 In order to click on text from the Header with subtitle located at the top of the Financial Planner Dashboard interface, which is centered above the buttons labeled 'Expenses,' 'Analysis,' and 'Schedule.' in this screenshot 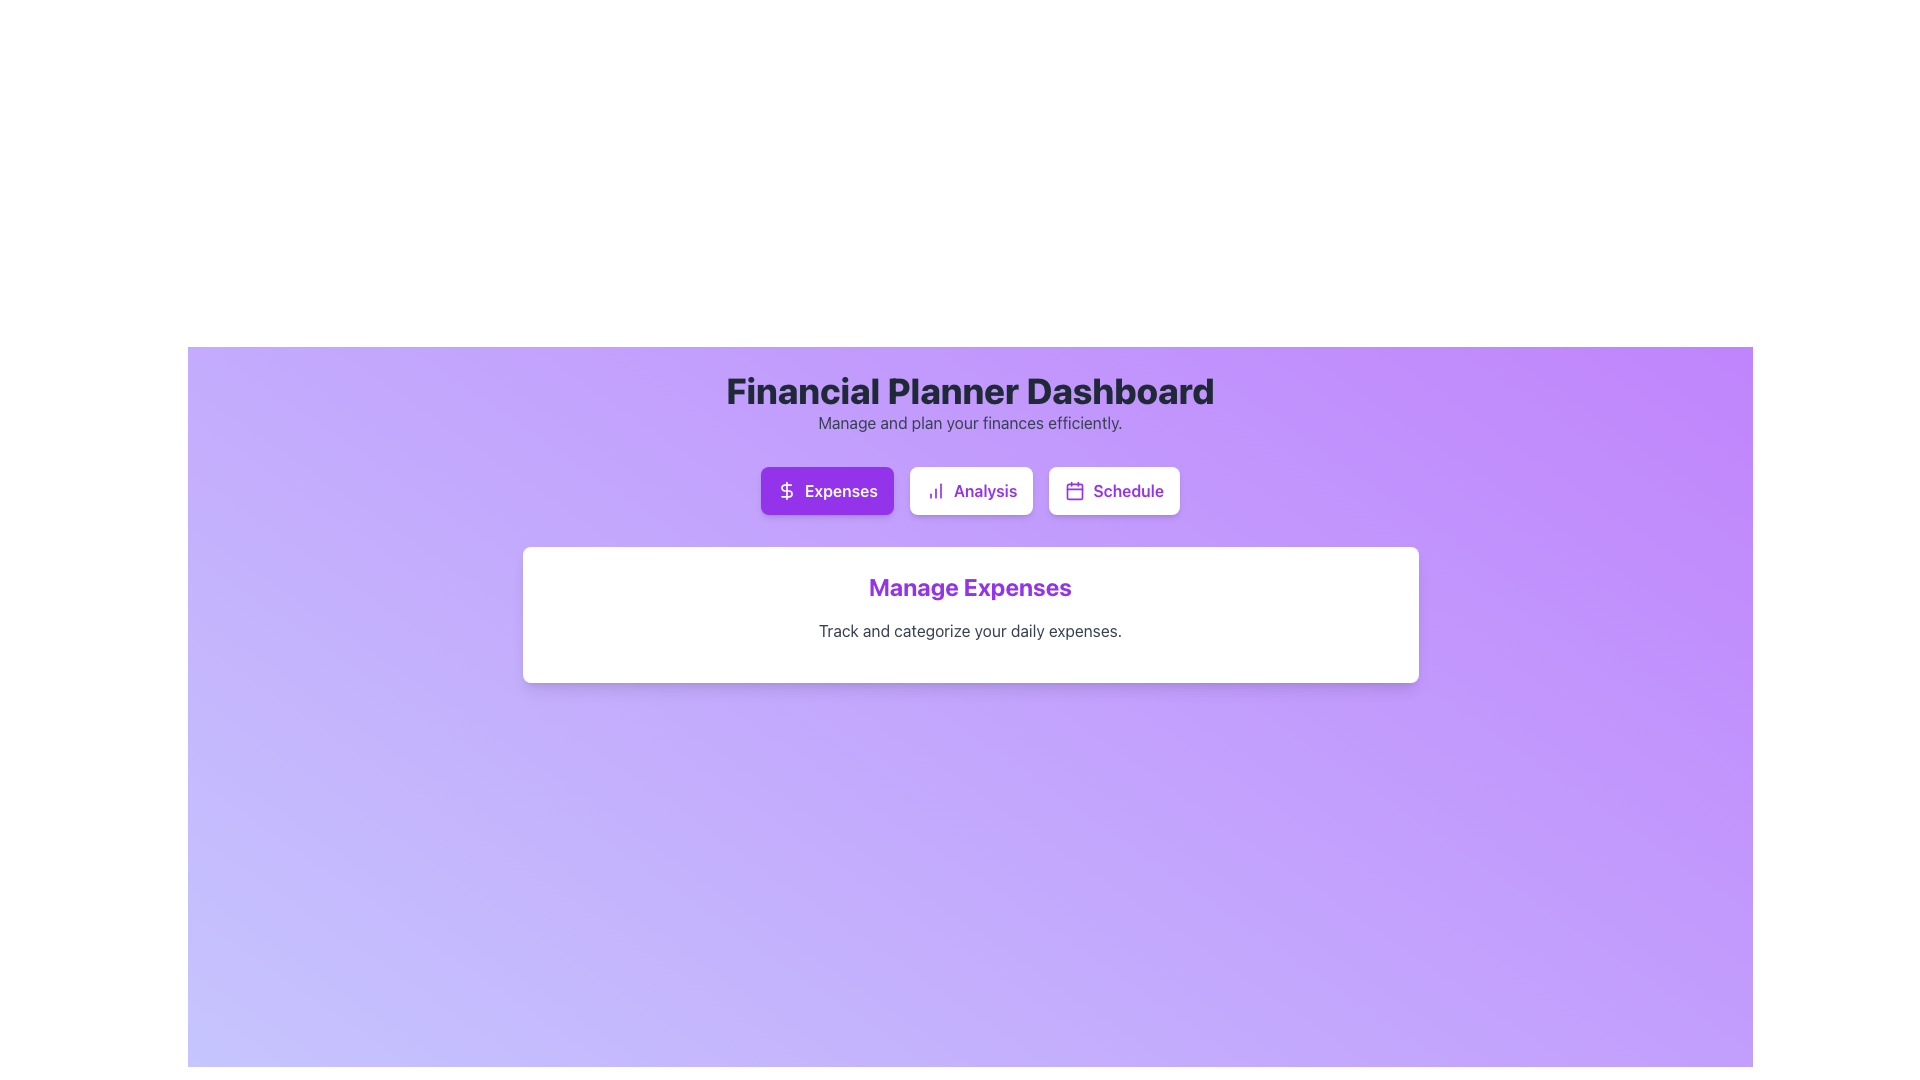, I will do `click(970, 402)`.